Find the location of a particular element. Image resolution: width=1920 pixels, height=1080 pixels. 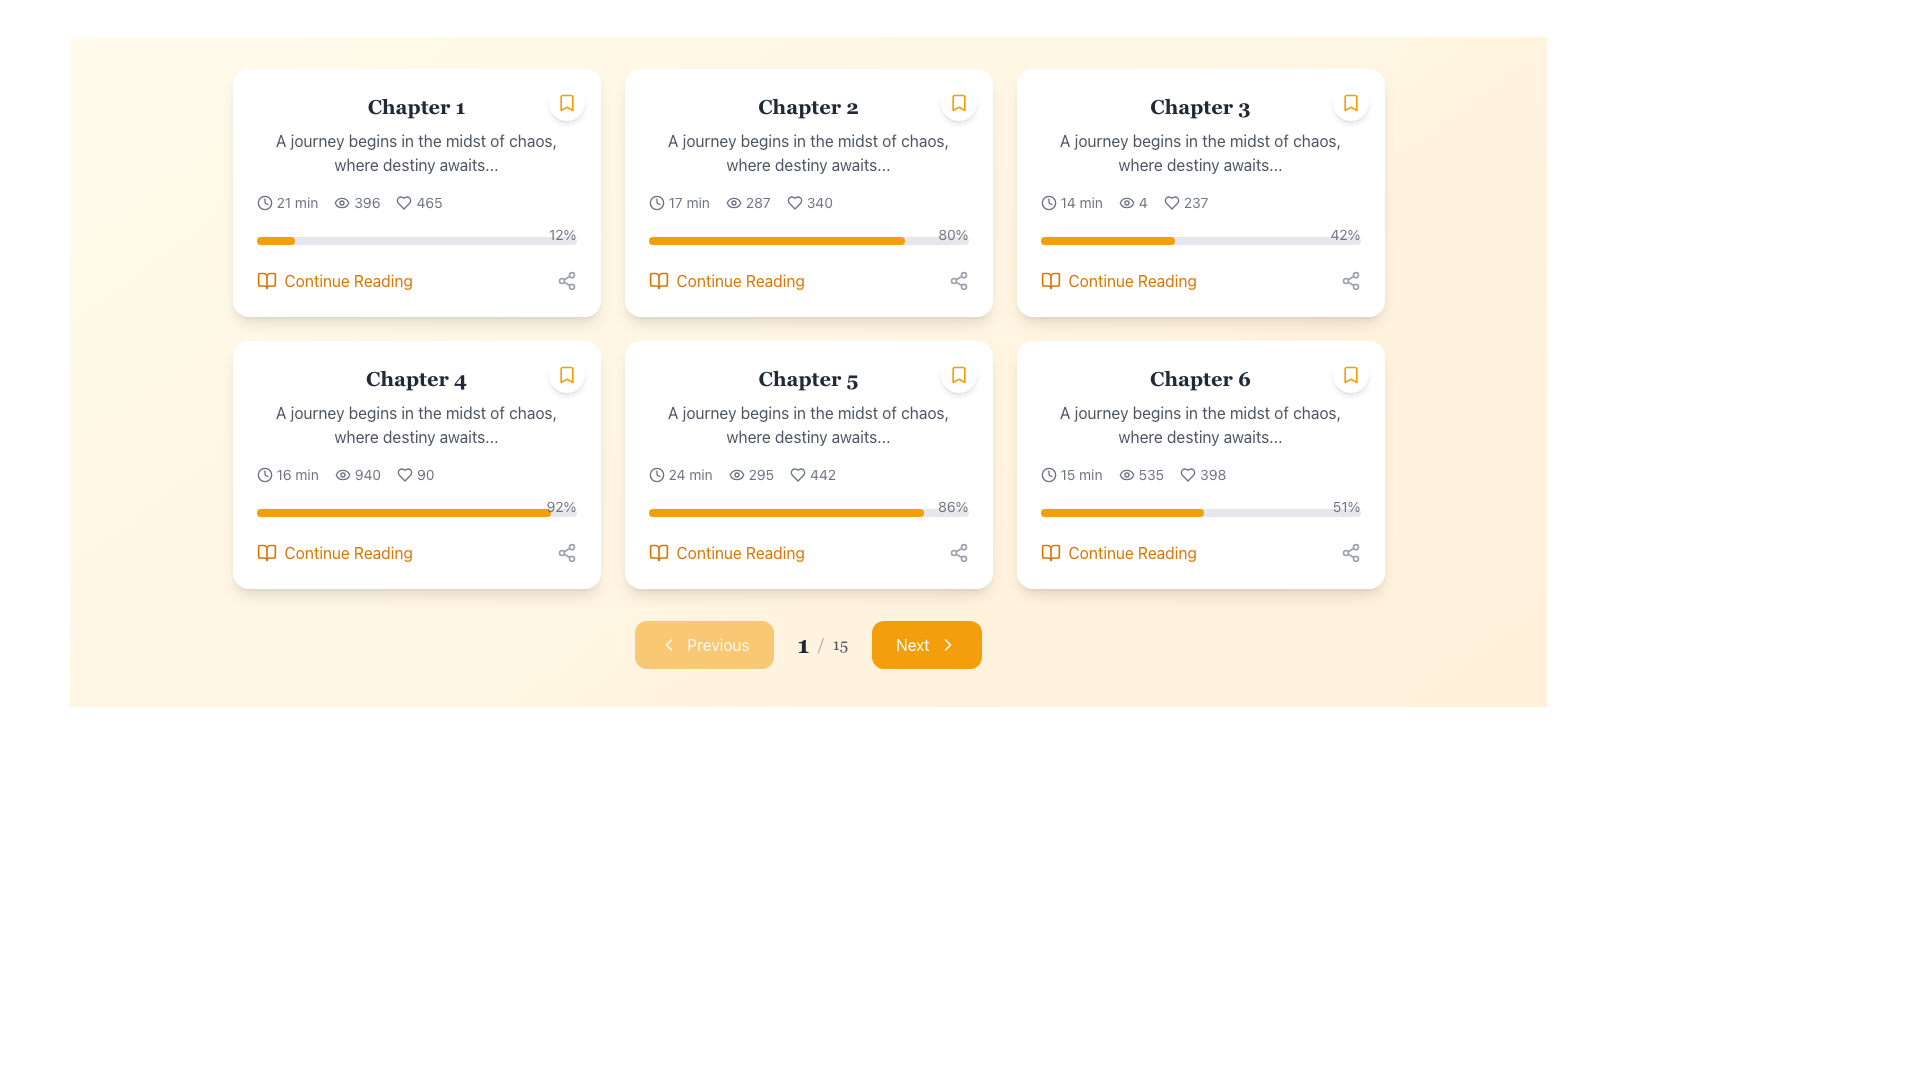

the button-like link at the bottom right of the 'Chapter 1' card is located at coordinates (415, 281).